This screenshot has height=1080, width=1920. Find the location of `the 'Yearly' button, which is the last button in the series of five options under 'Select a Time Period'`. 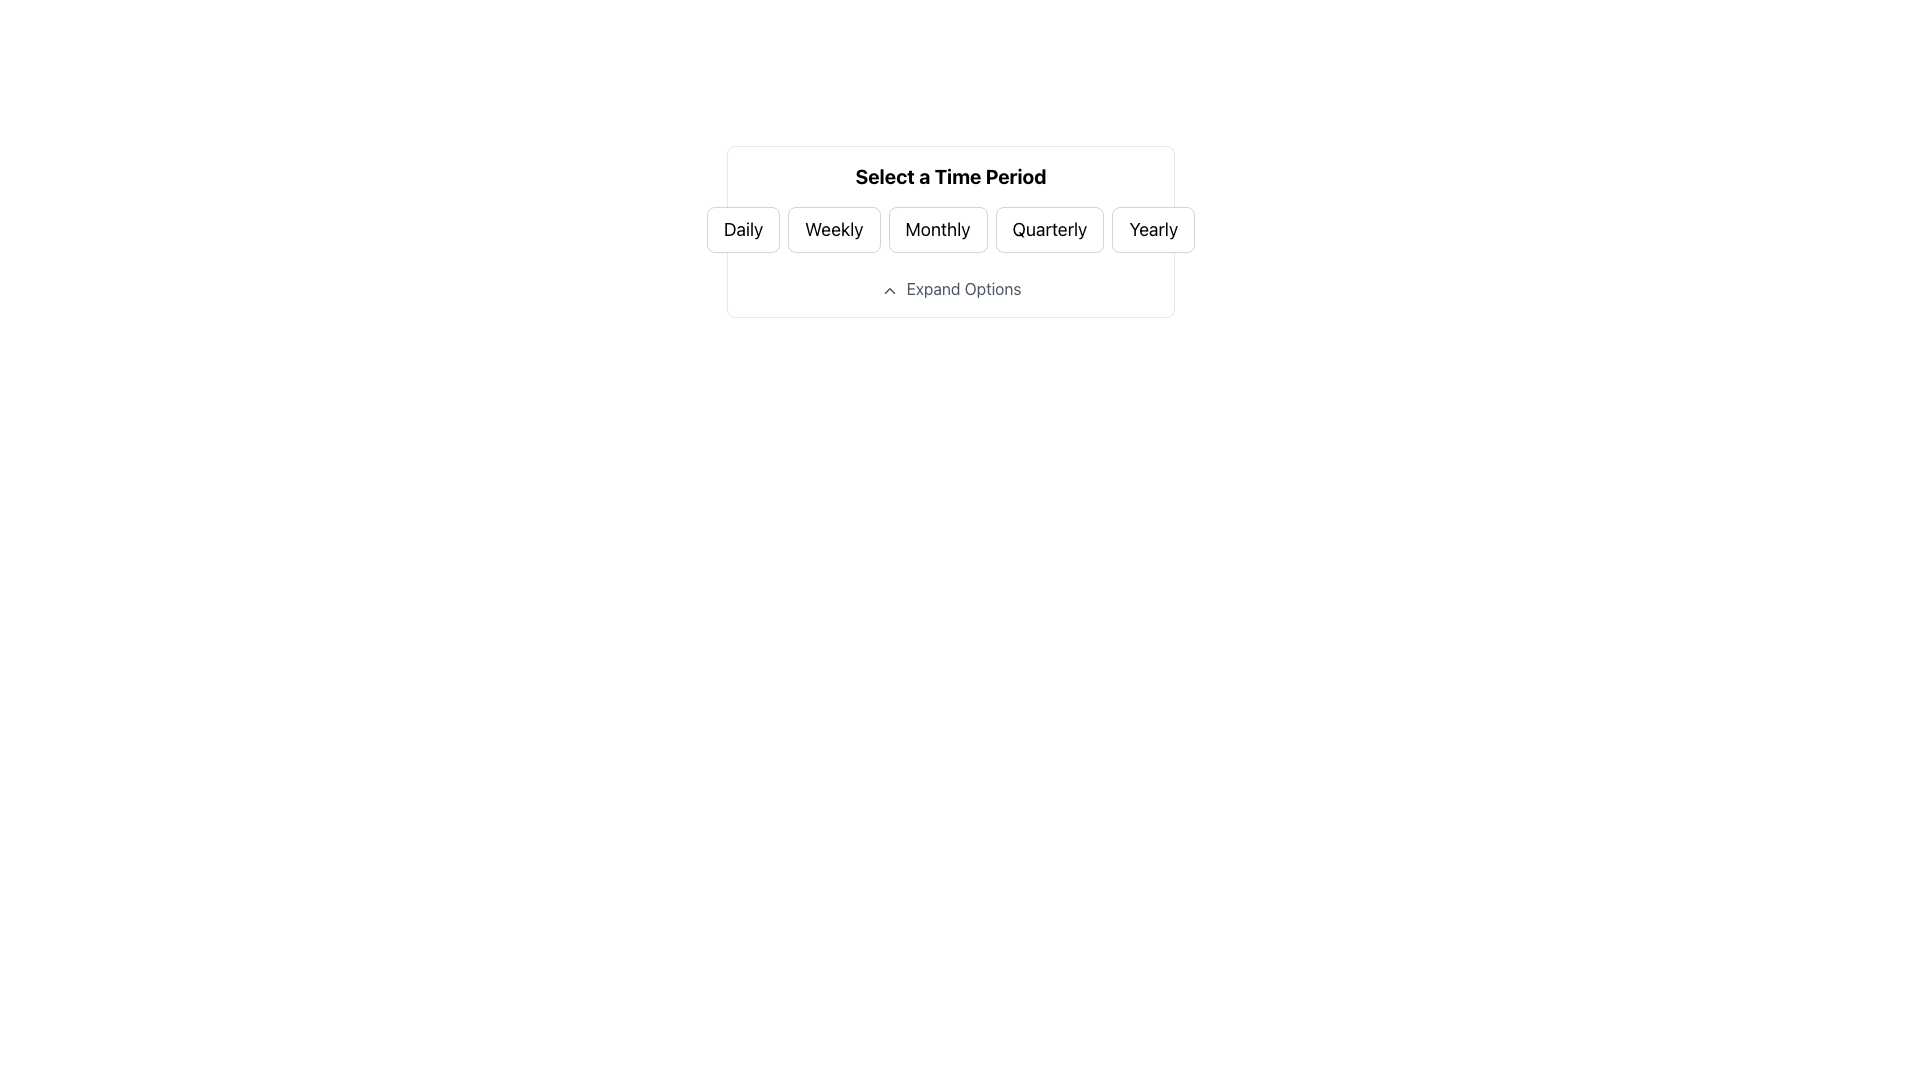

the 'Yearly' button, which is the last button in the series of five options under 'Select a Time Period' is located at coordinates (1153, 229).